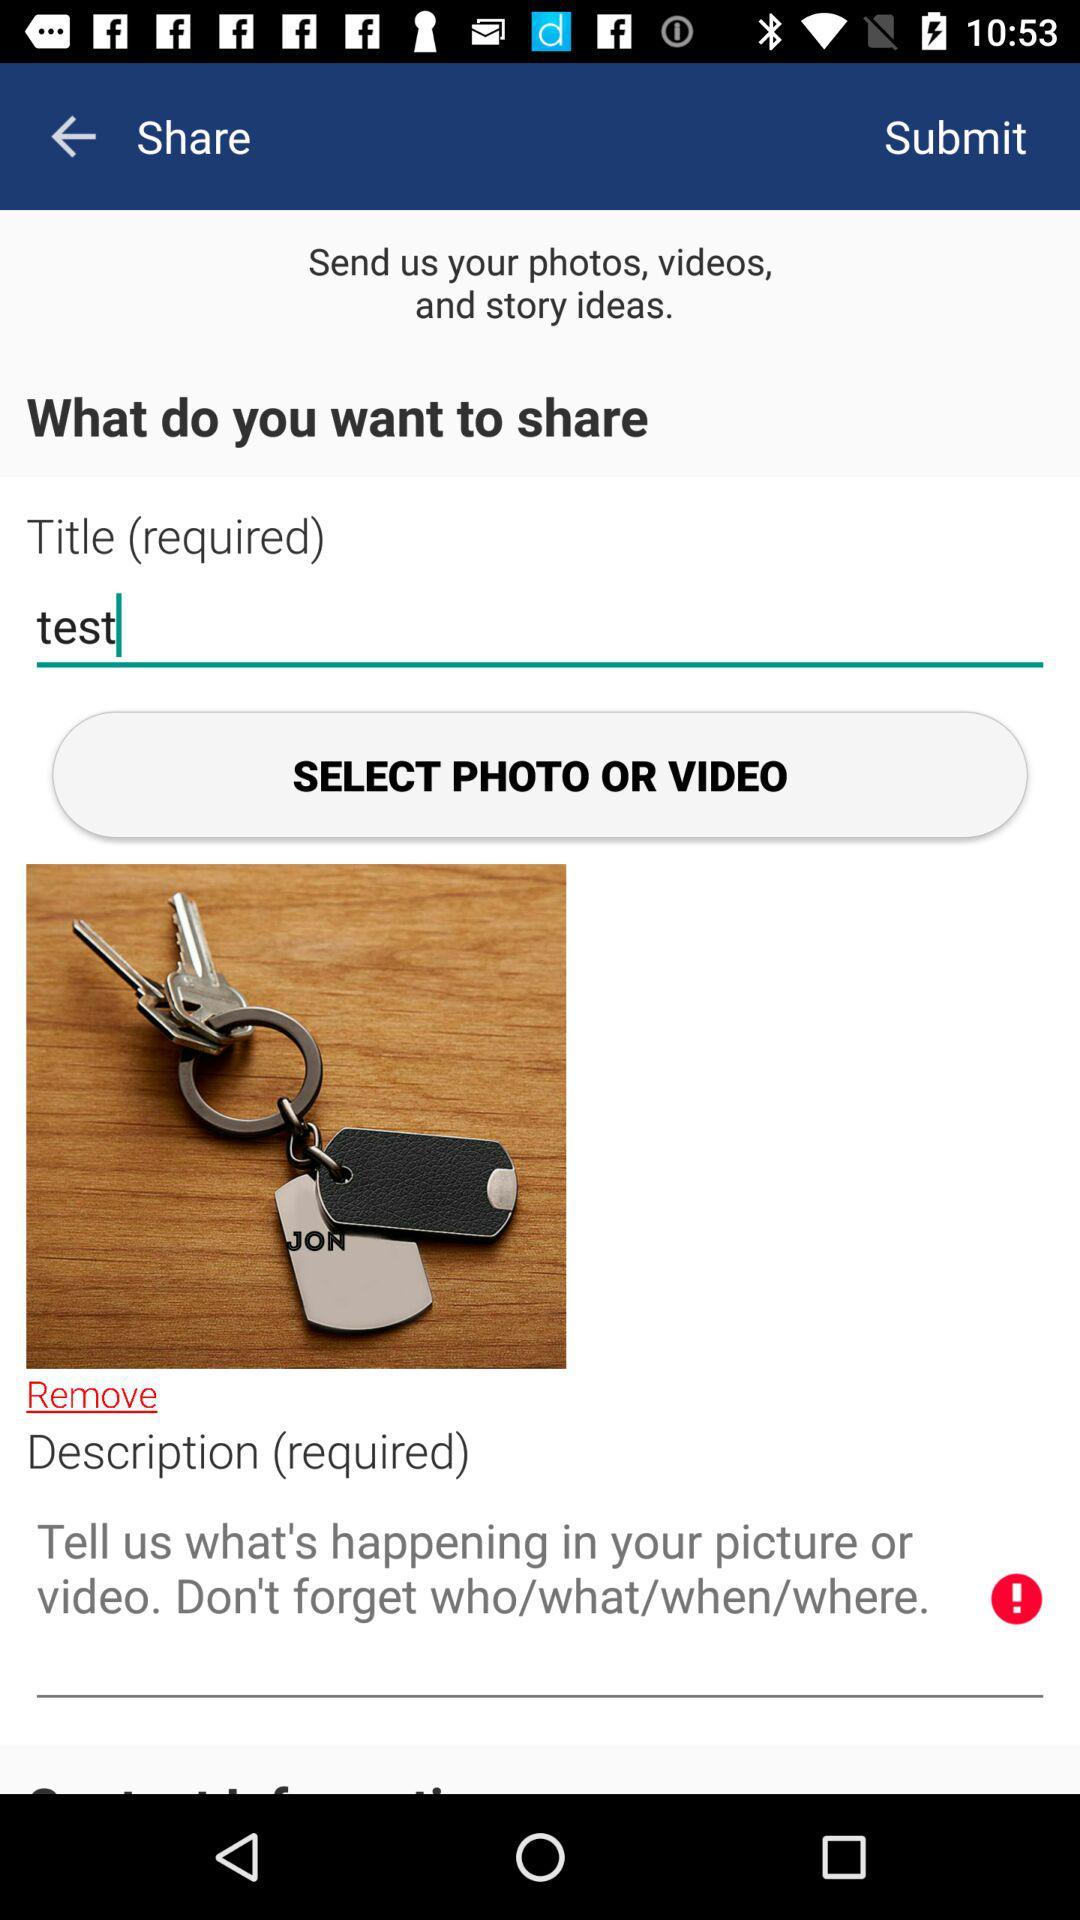 The width and height of the screenshot is (1080, 1920). What do you see at coordinates (540, 1600) in the screenshot?
I see `information about photo in box` at bounding box center [540, 1600].